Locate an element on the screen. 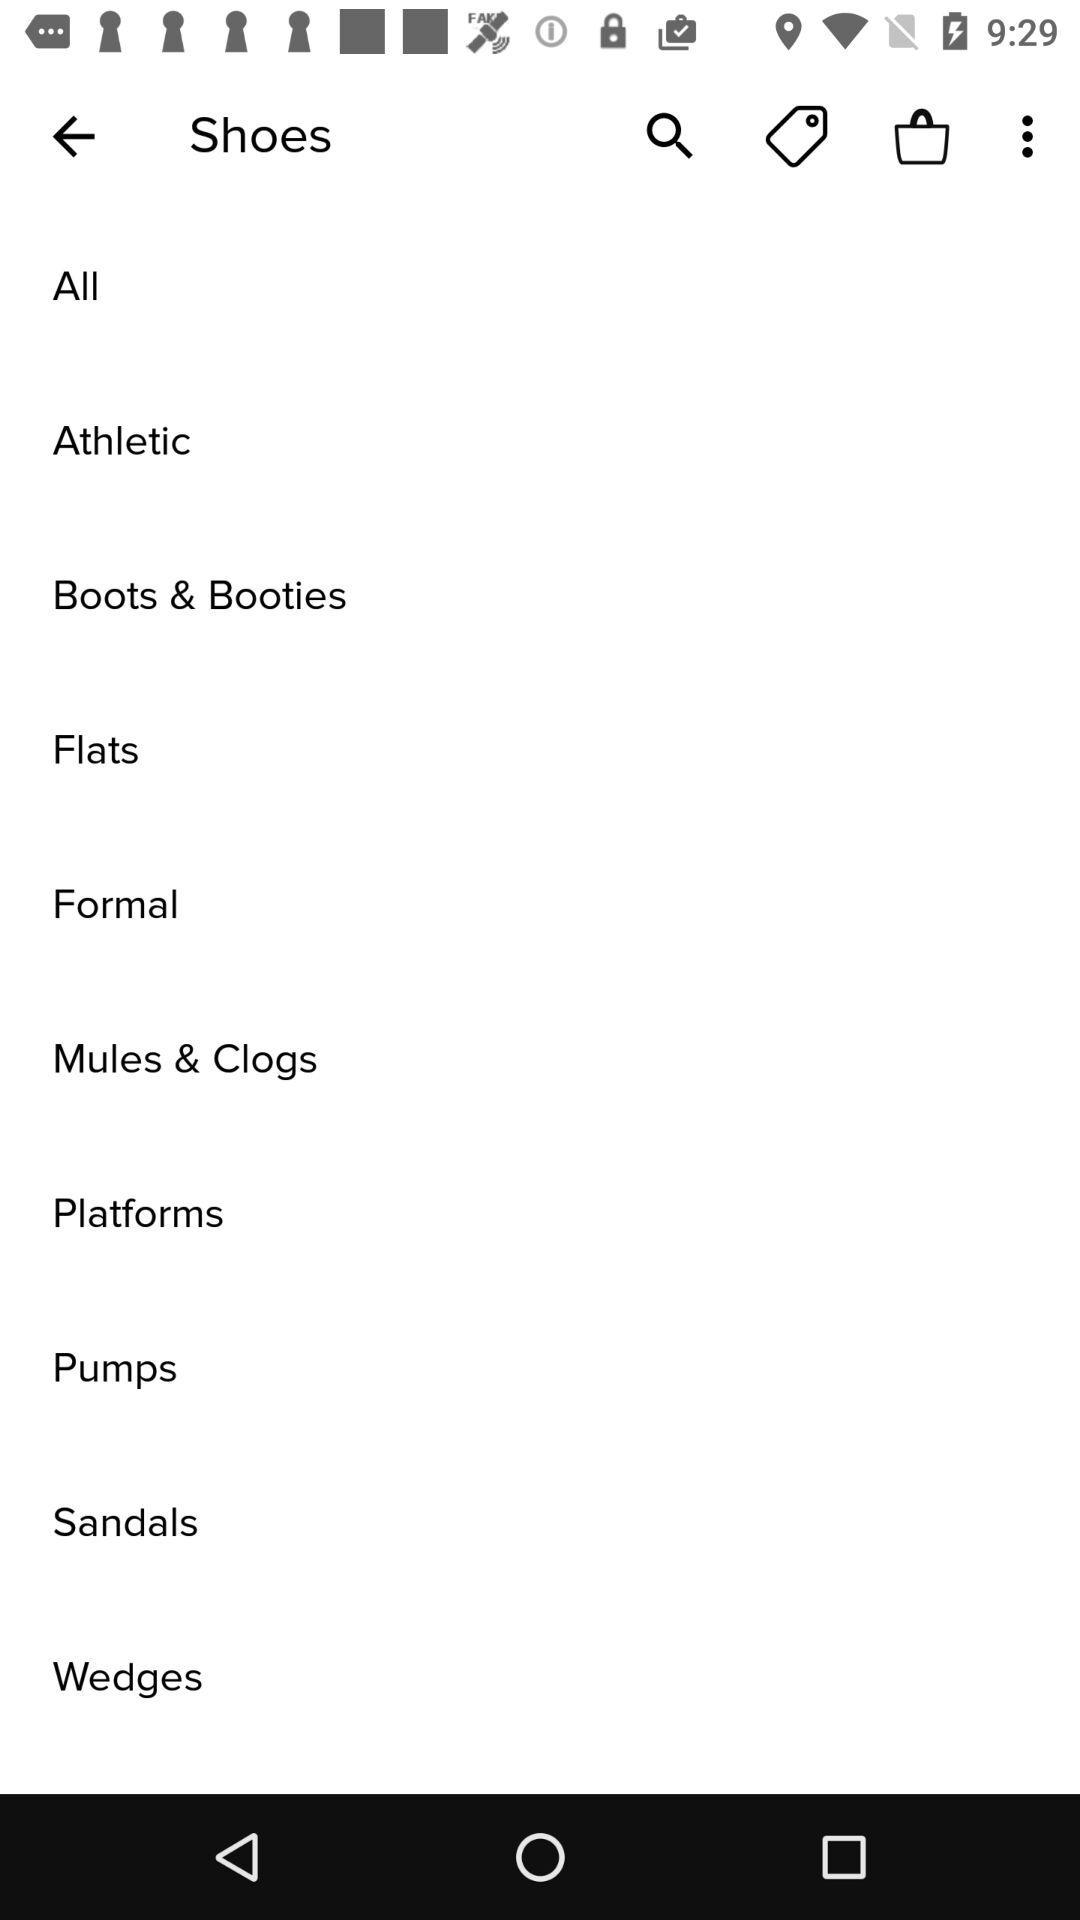 Image resolution: width=1080 pixels, height=1920 pixels. icon above the boots & booties is located at coordinates (540, 440).